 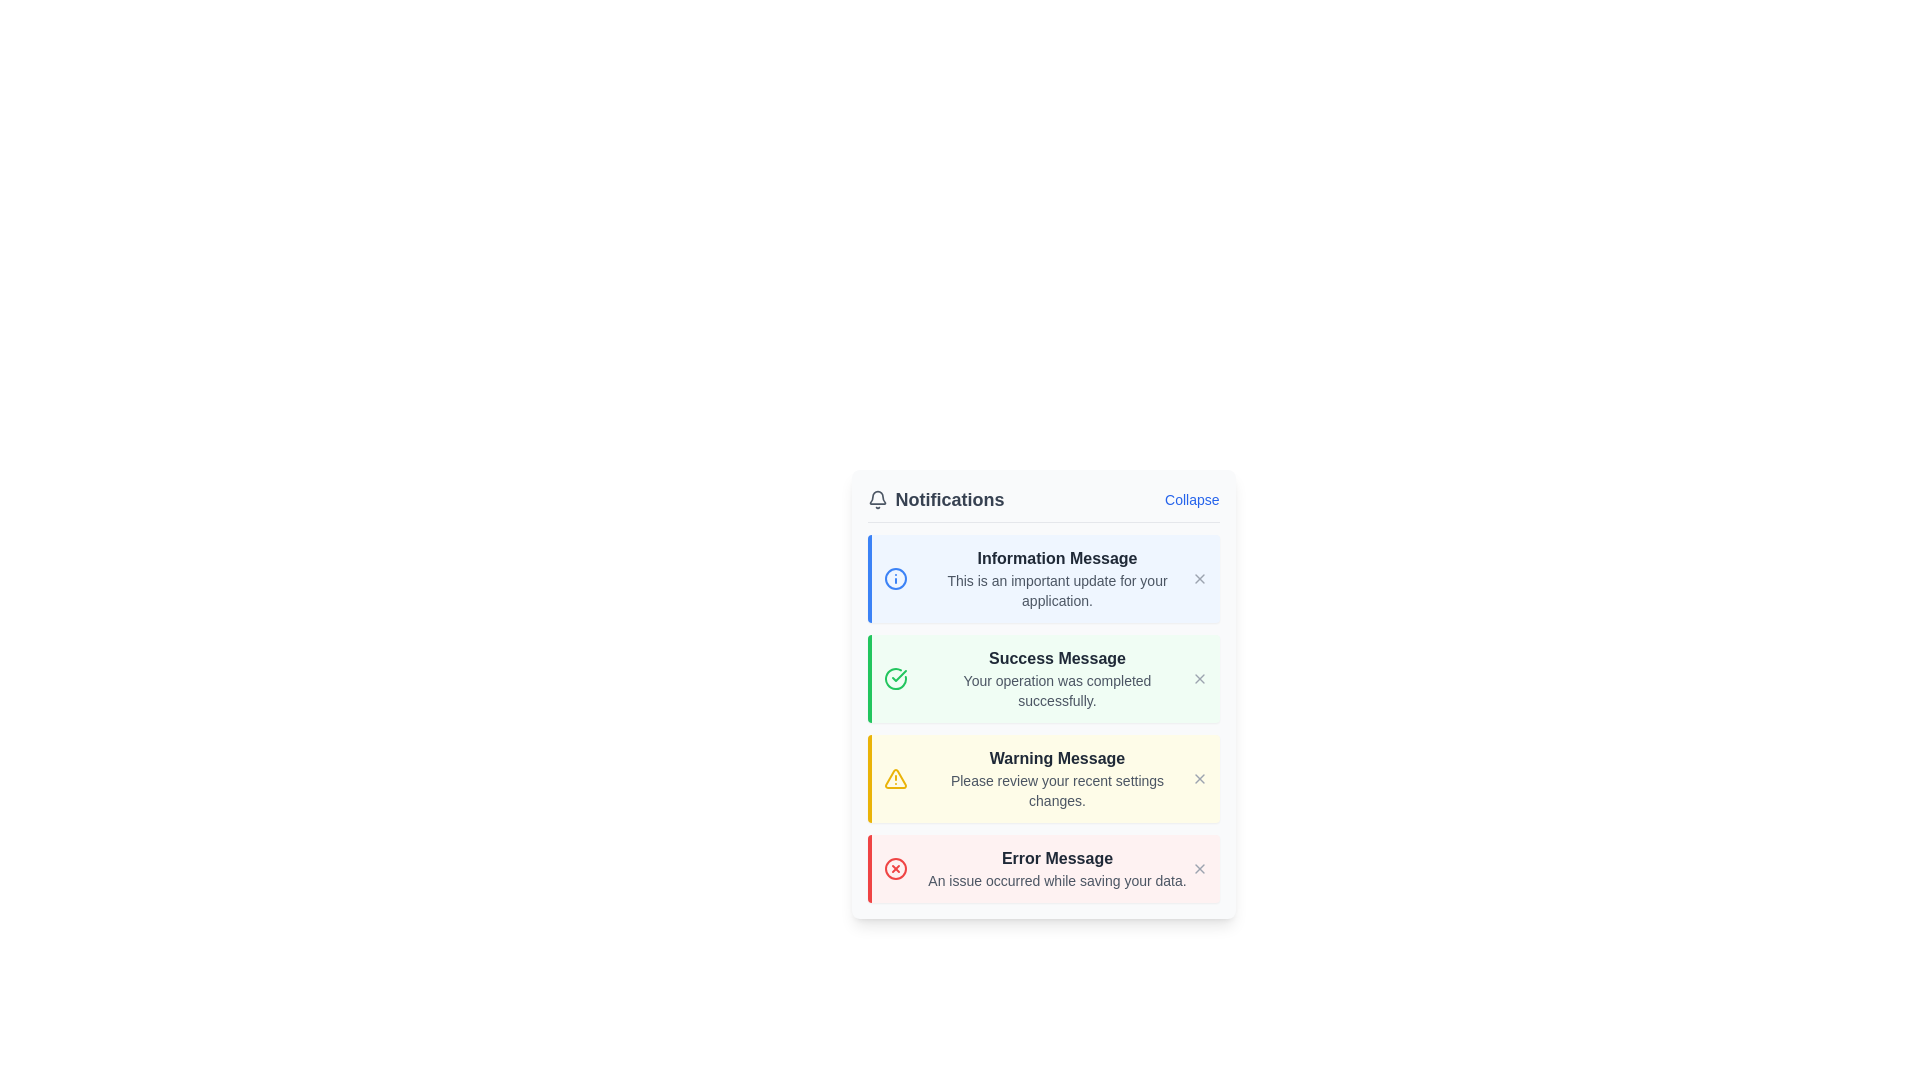 I want to click on the header text element that labels the notifications section, so click(x=935, y=499).